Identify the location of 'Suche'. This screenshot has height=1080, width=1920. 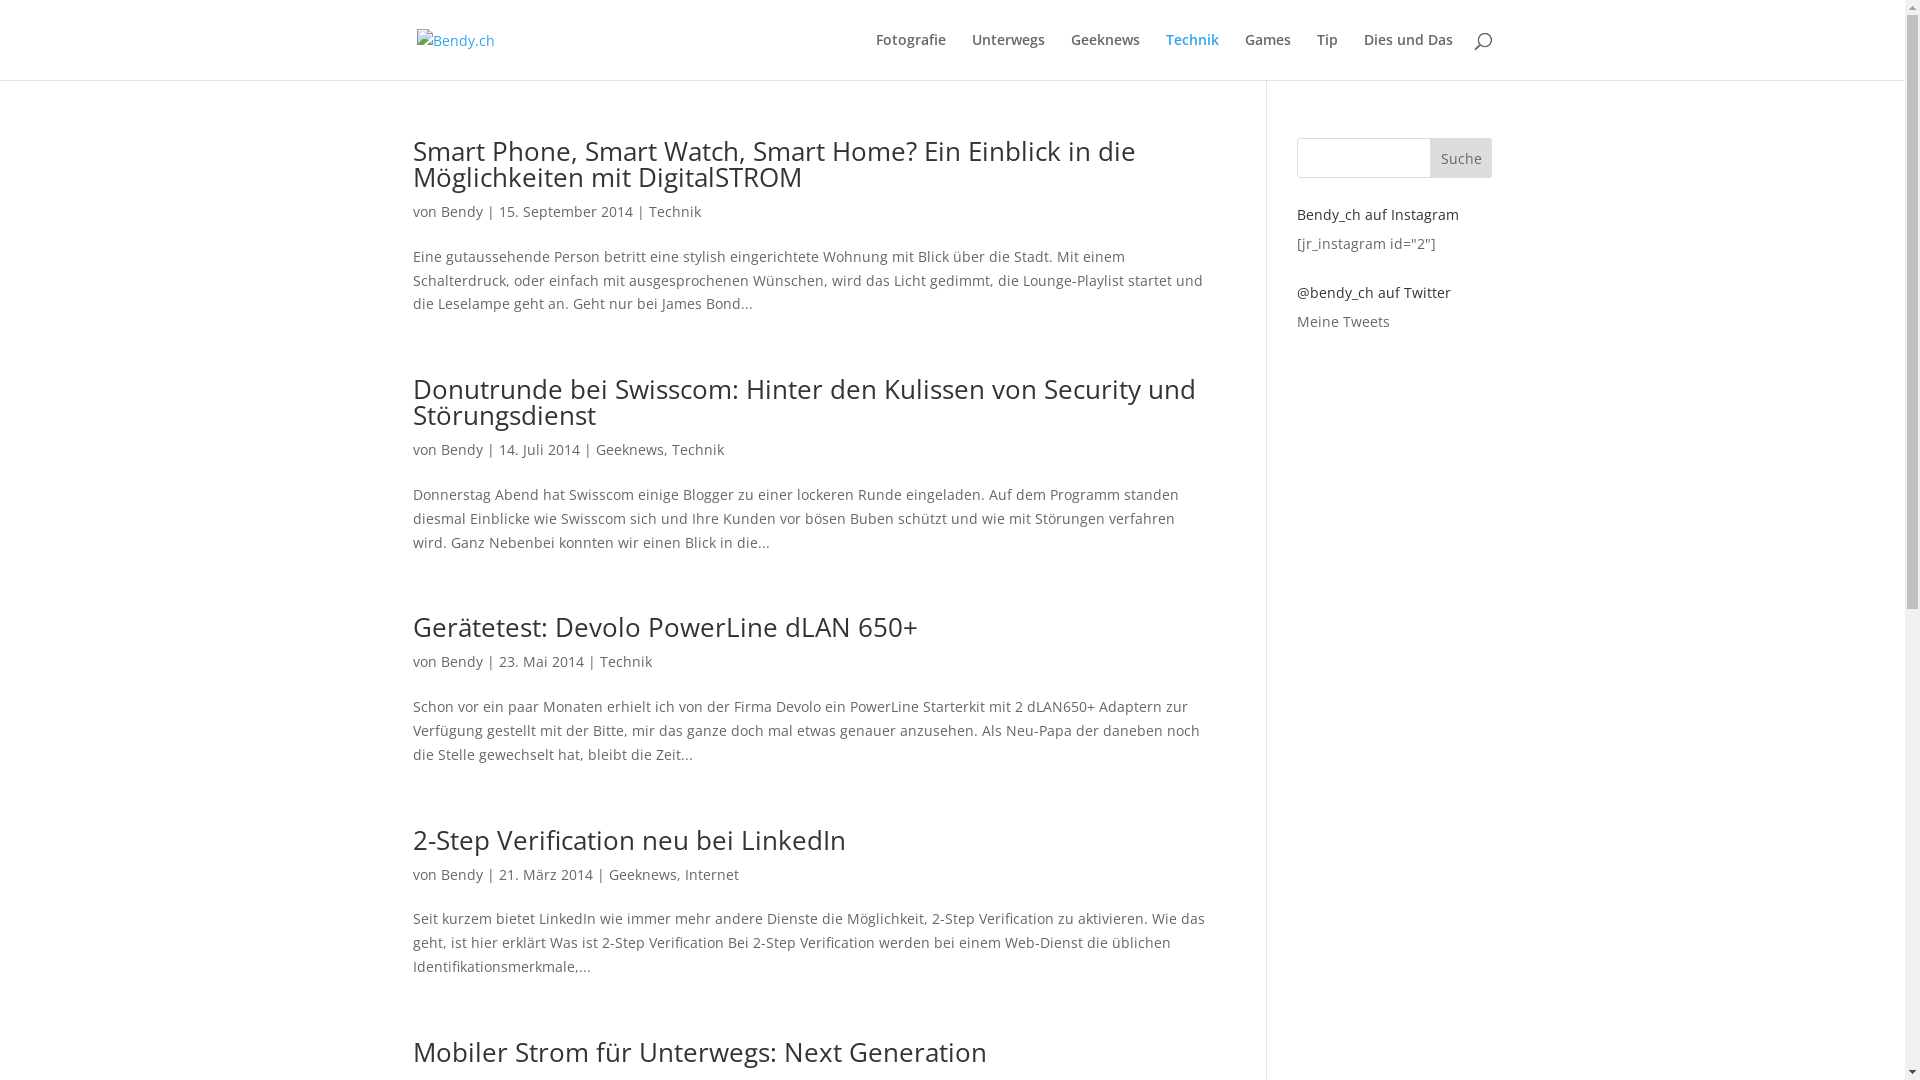
(1461, 157).